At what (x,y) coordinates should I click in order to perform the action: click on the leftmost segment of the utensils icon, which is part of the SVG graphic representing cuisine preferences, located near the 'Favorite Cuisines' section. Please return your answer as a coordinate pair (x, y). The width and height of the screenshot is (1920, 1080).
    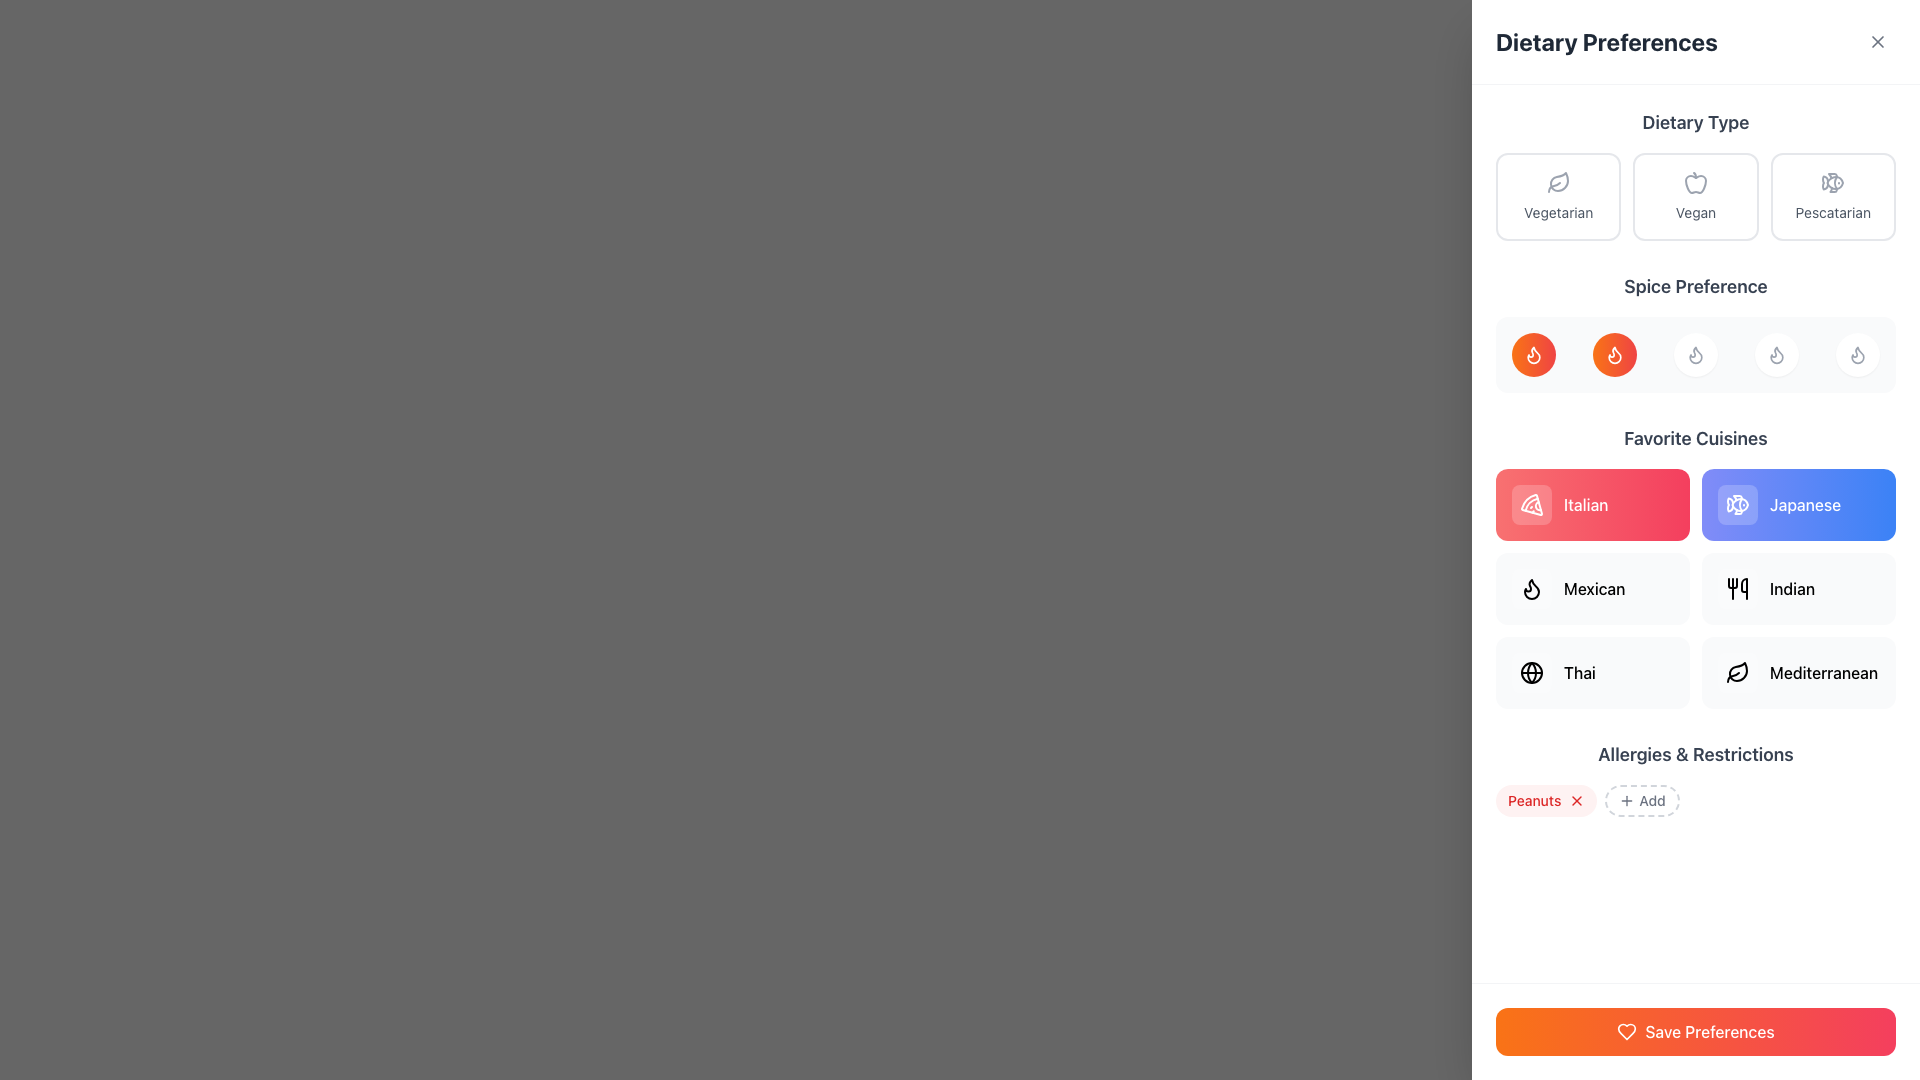
    Looking at the image, I should click on (1731, 583).